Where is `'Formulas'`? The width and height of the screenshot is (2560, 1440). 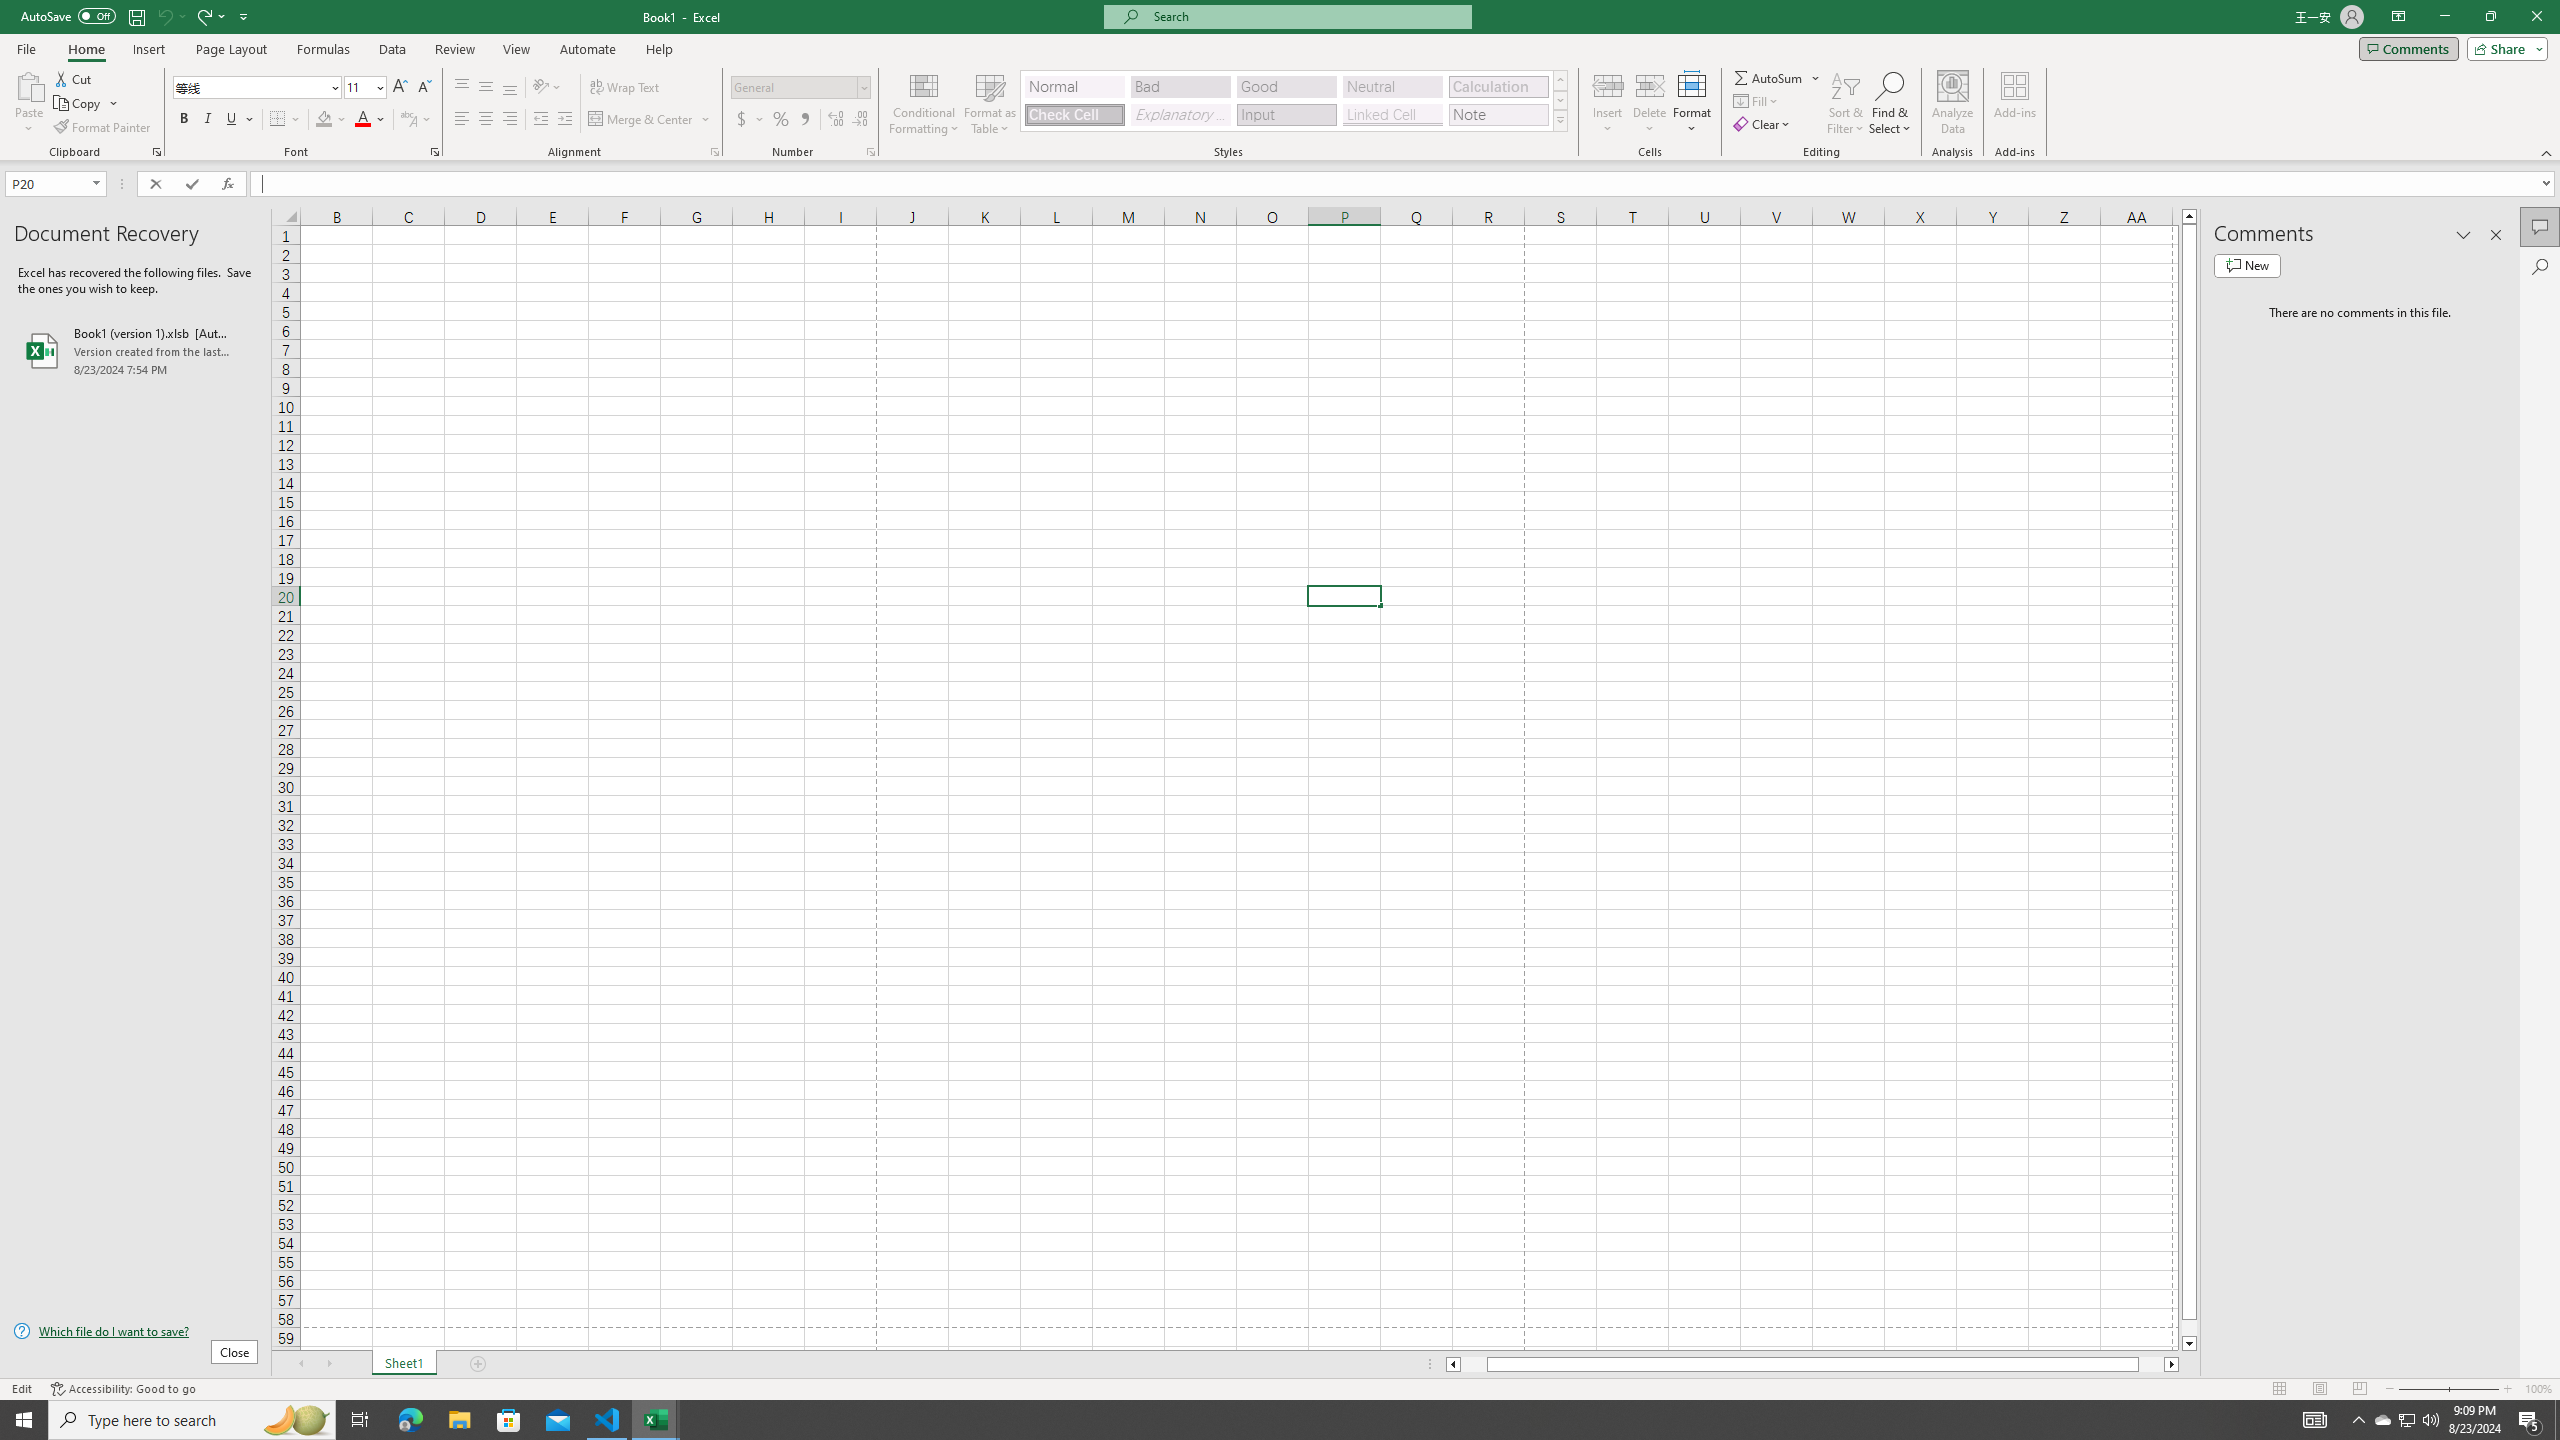
'Formulas' is located at coordinates (325, 49).